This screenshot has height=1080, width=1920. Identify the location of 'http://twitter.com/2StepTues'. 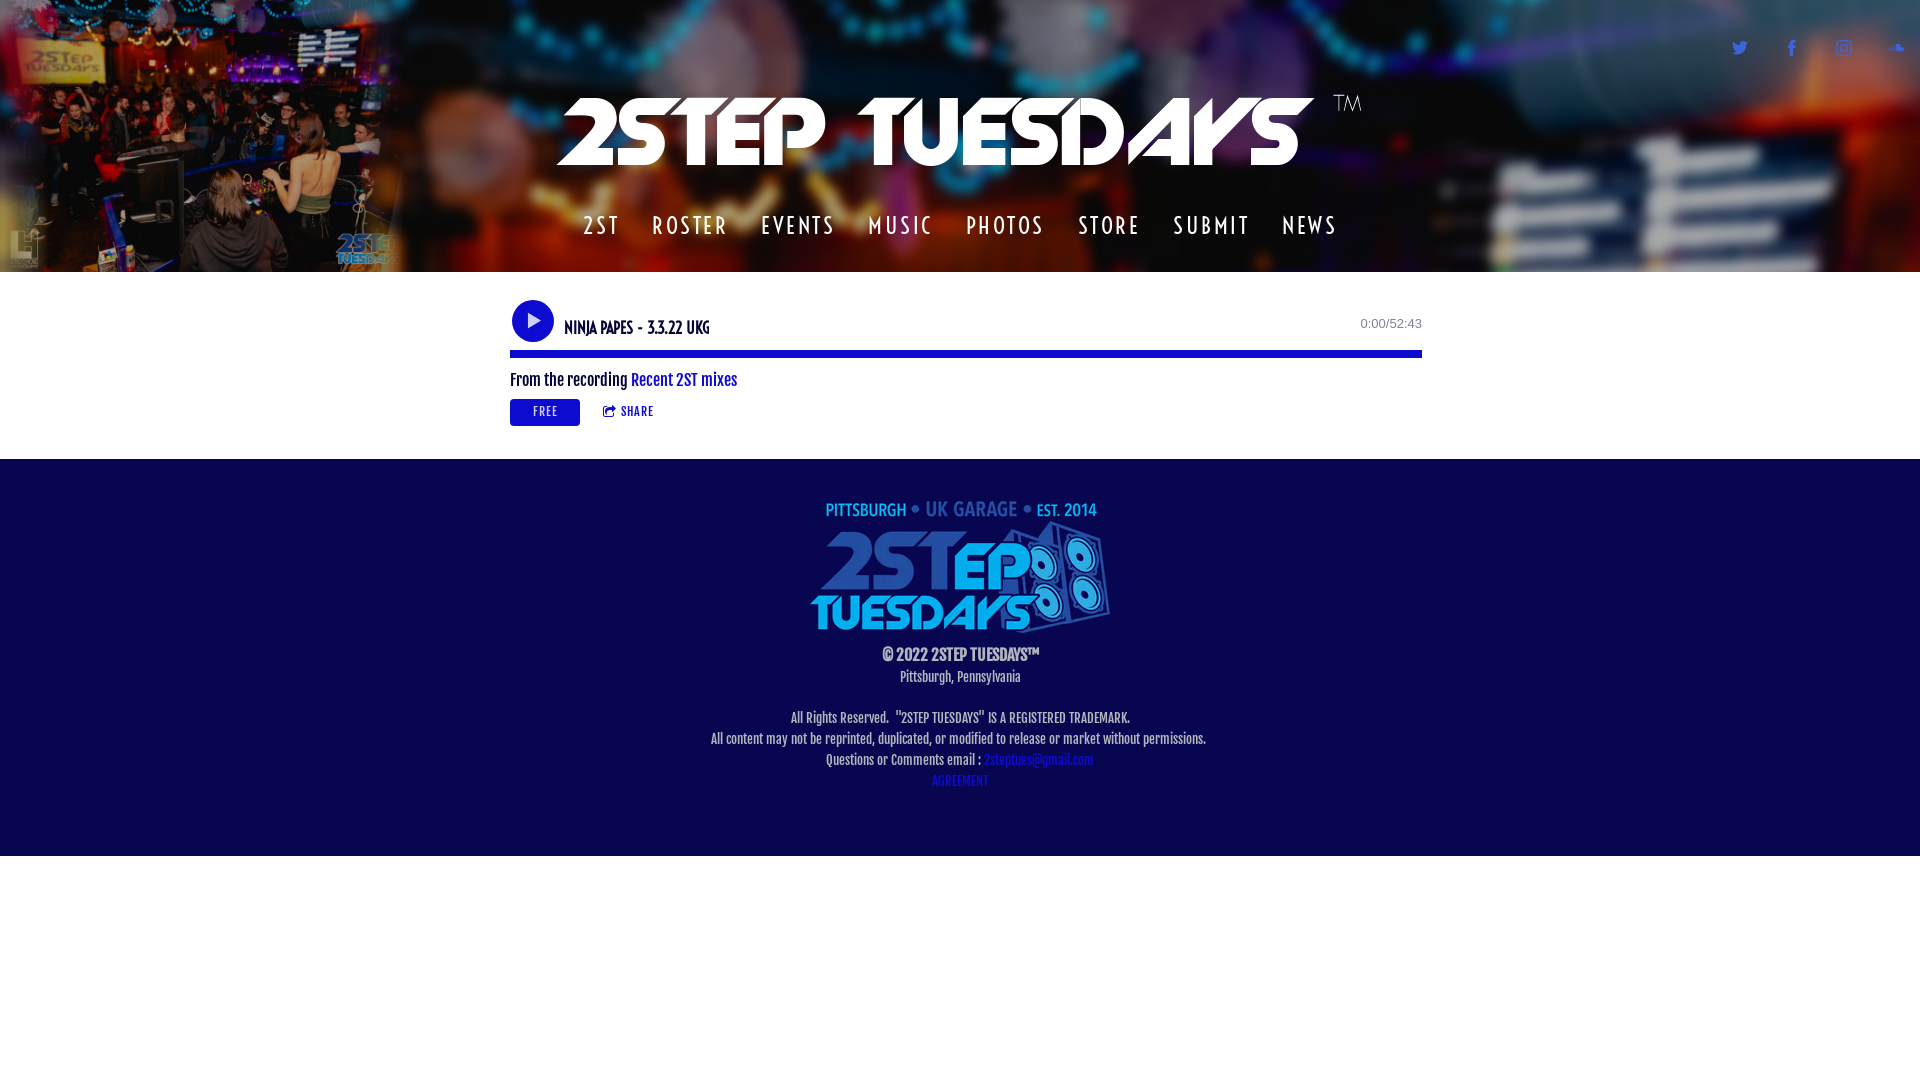
(1731, 46).